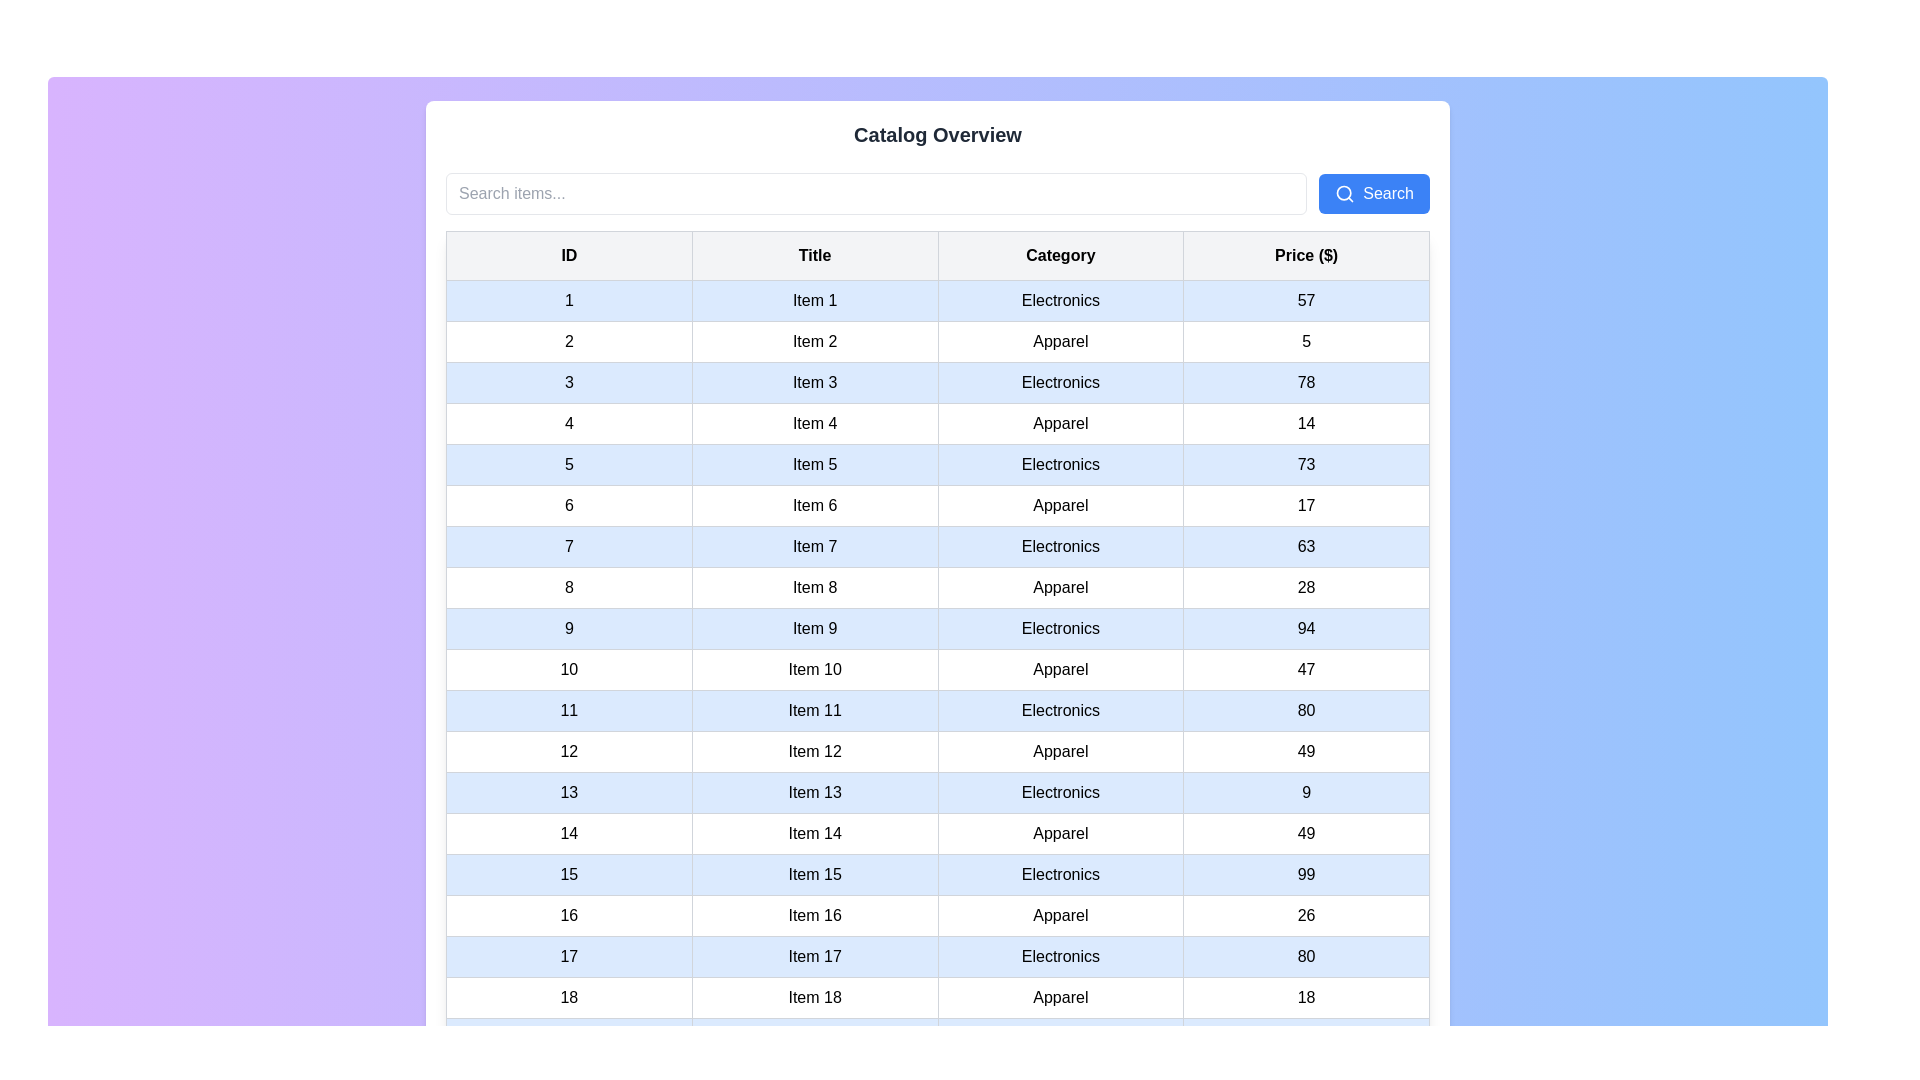 The image size is (1920, 1080). What do you see at coordinates (568, 955) in the screenshot?
I see `the table cell that represents the ID of the 17th row entry in the table, which is the first cell of that row` at bounding box center [568, 955].